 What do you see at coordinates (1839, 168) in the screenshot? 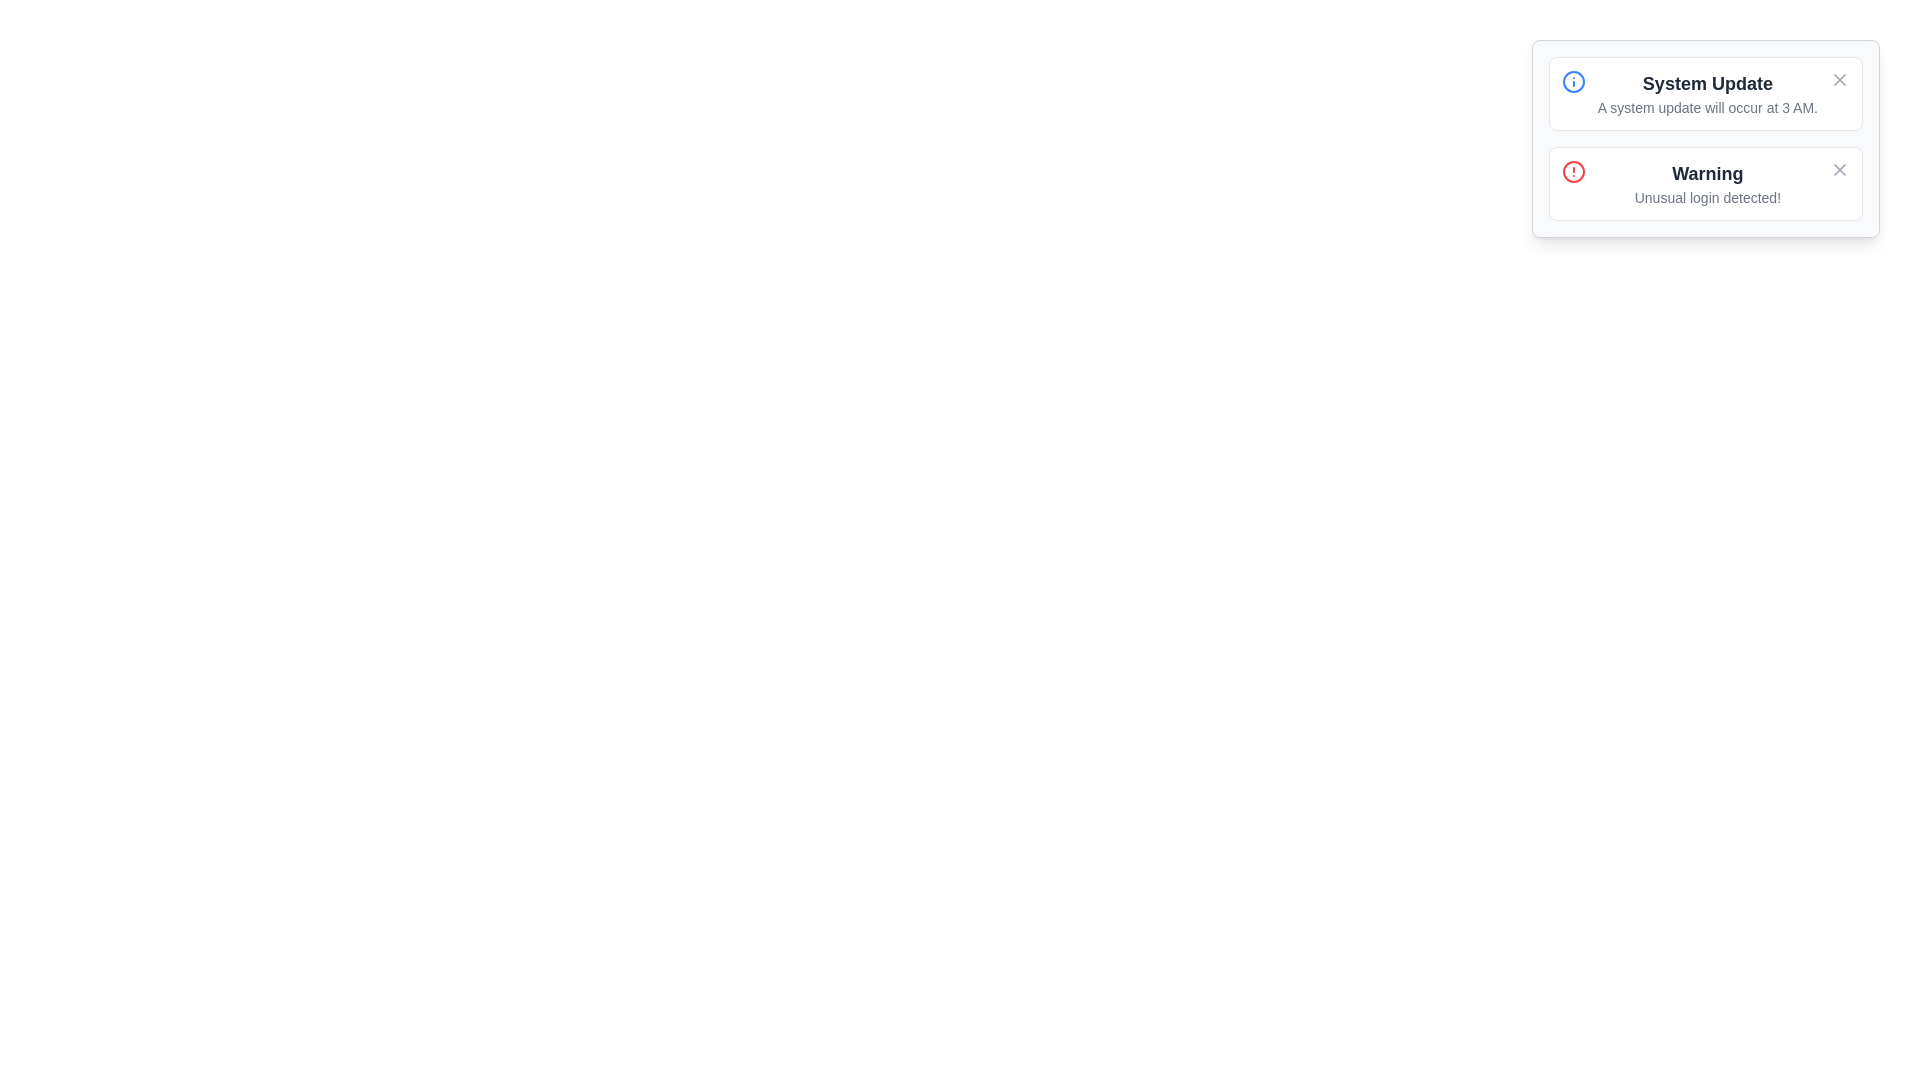
I see `the Close button icon located in the top-right corner of the 'Warning' message card` at bounding box center [1839, 168].